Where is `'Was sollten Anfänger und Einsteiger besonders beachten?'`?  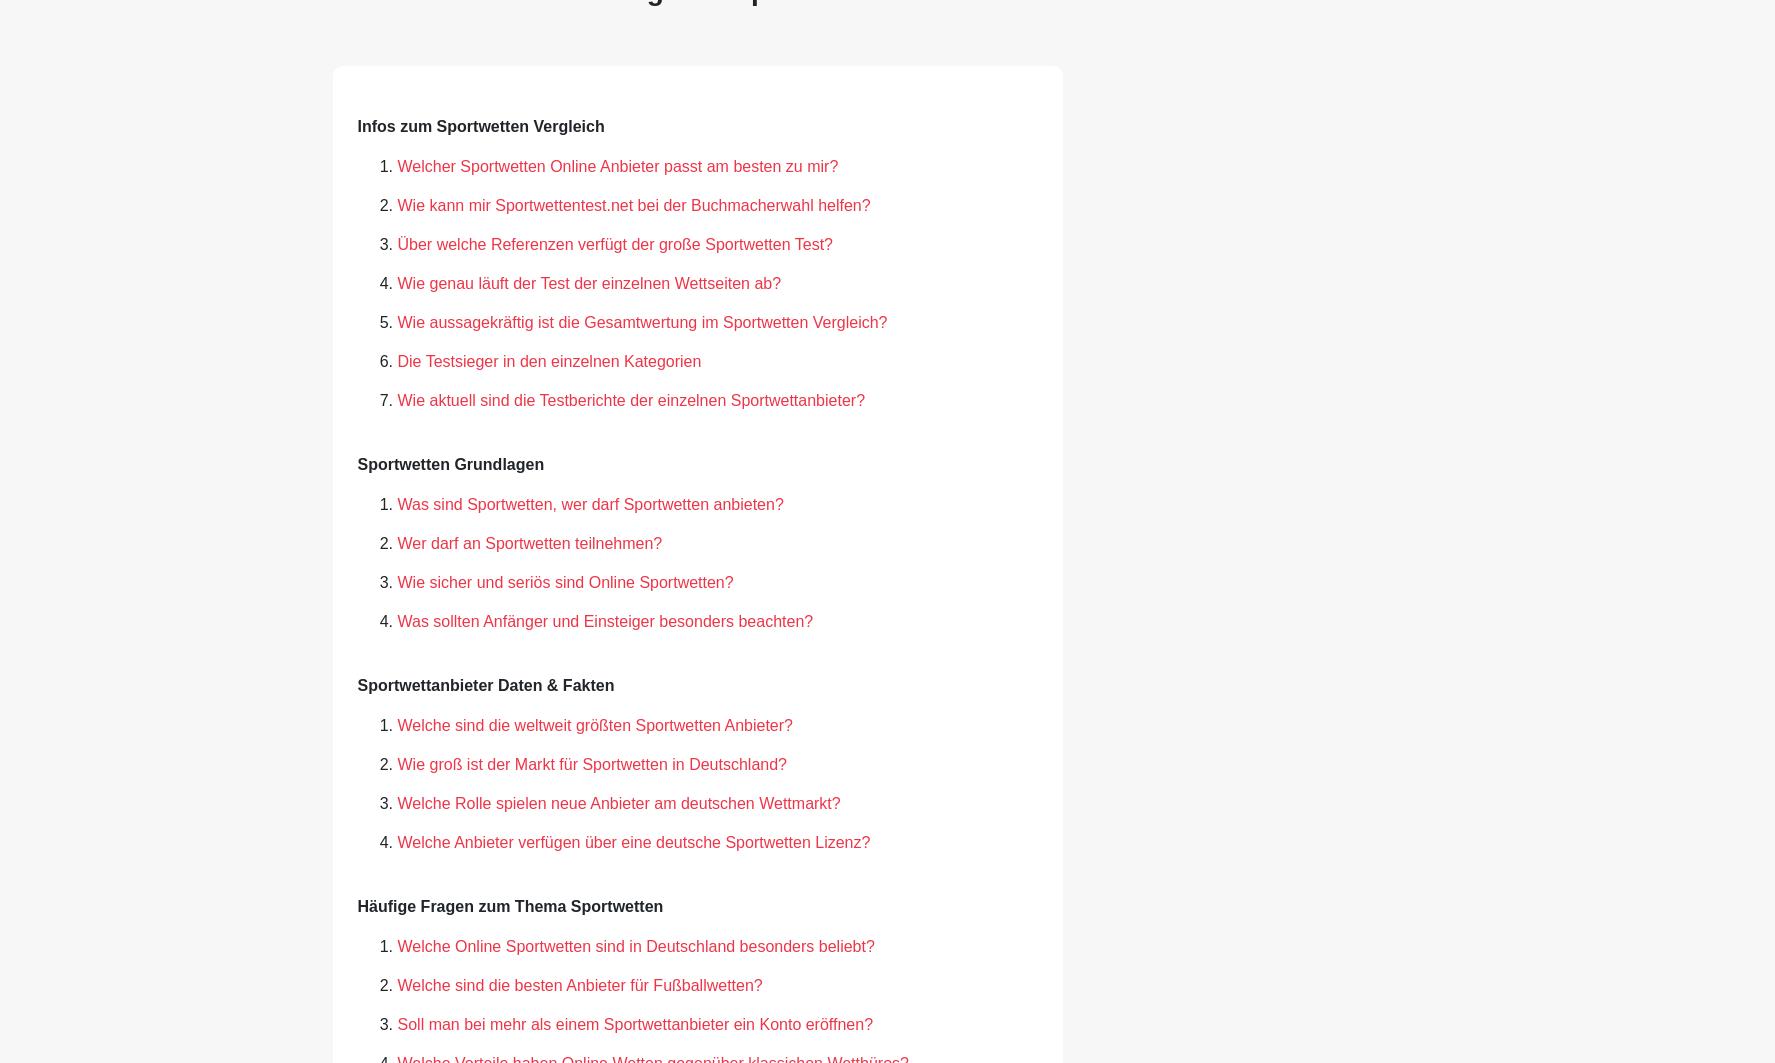
'Was sollten Anfänger und Einsteiger besonders beachten?' is located at coordinates (396, 619).